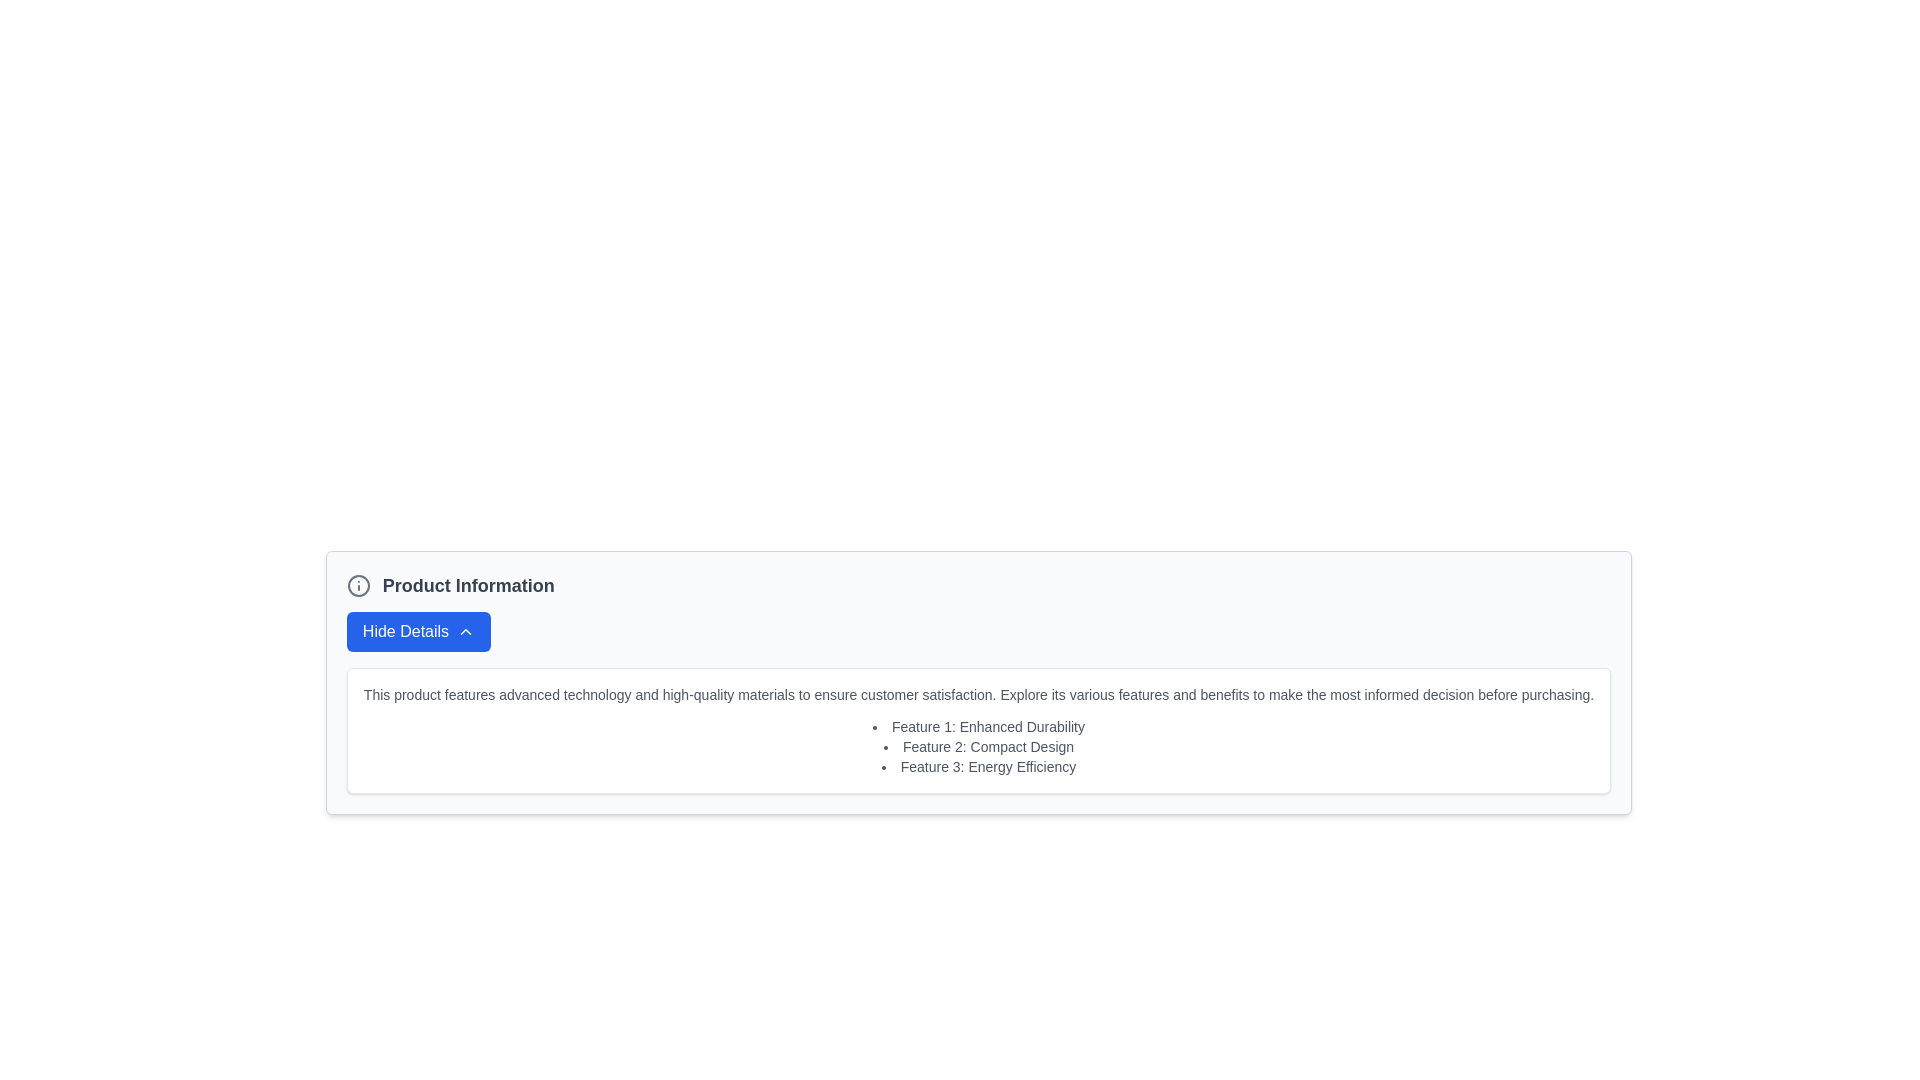 The image size is (1920, 1080). What do you see at coordinates (467, 585) in the screenshot?
I see `the 'Product Information' text label, which is styled in bold and larger font` at bounding box center [467, 585].